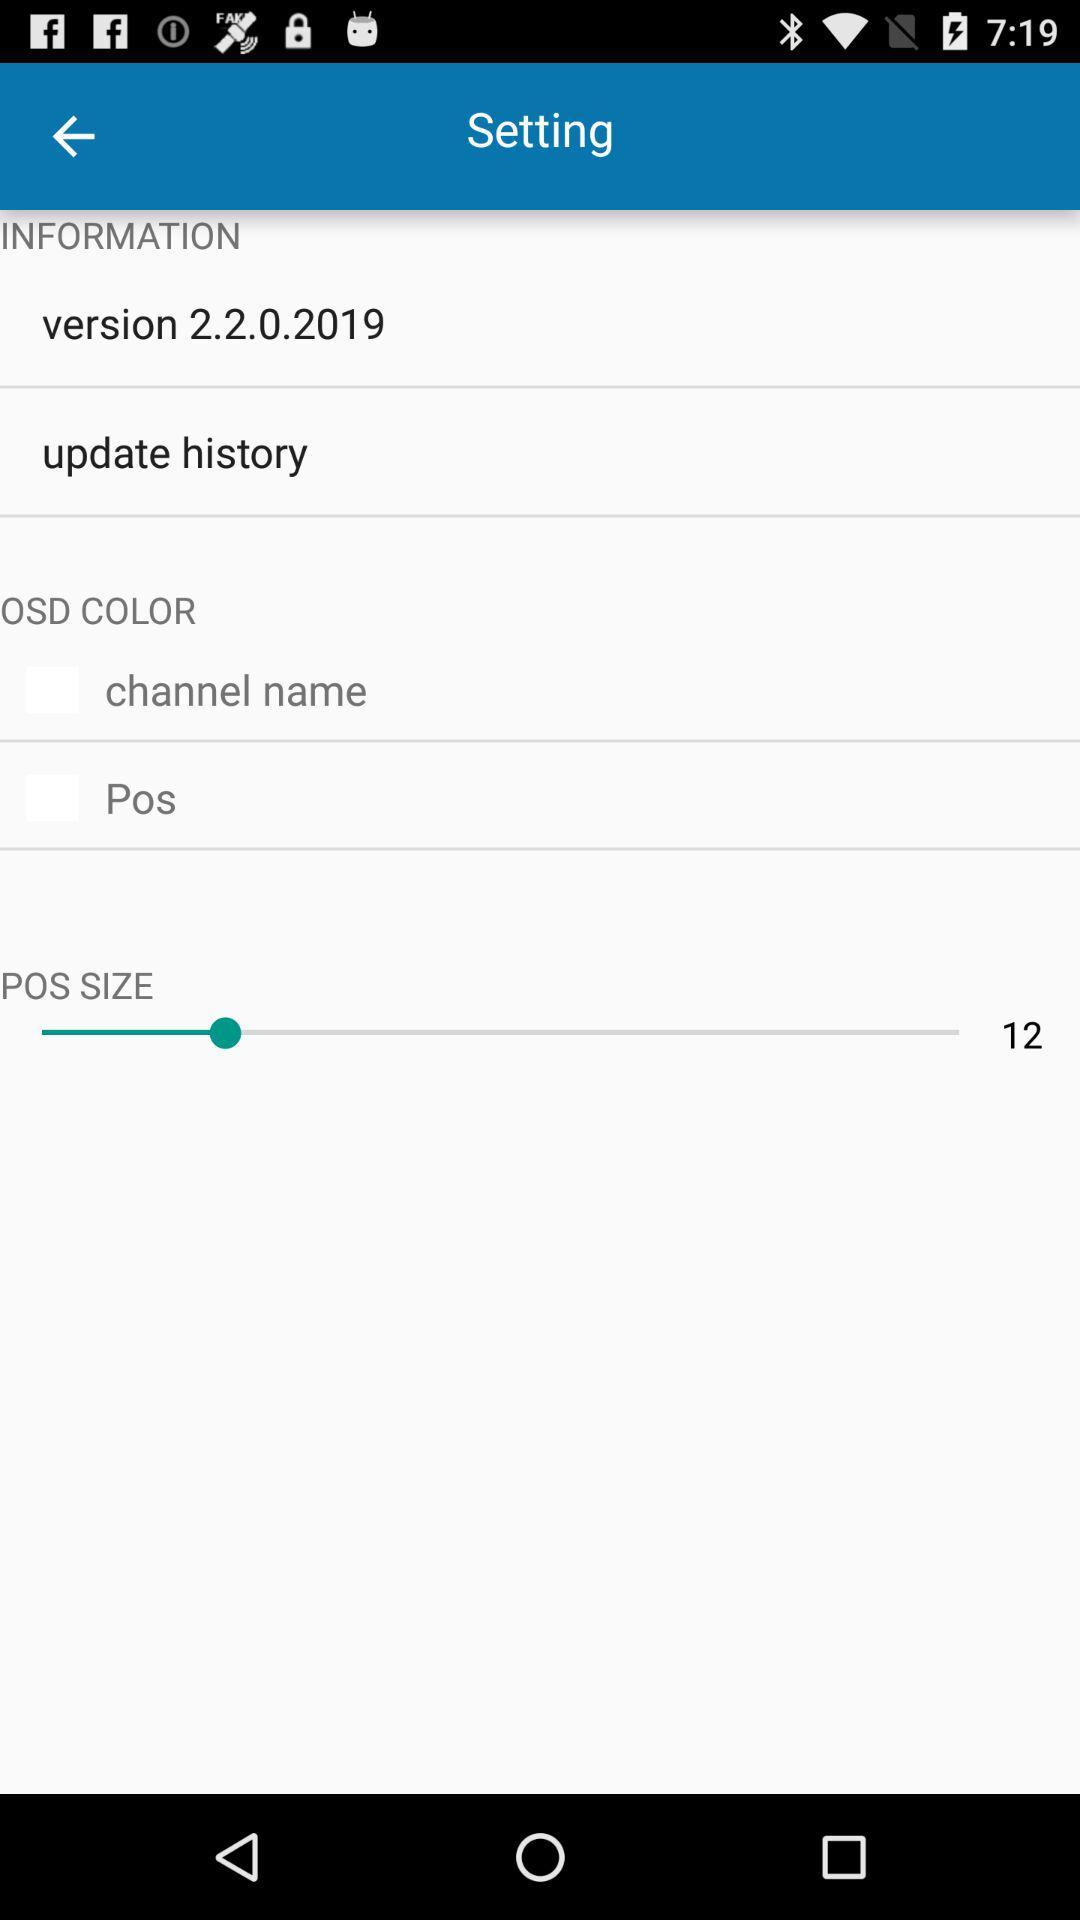 This screenshot has height=1920, width=1080. Describe the element at coordinates (540, 450) in the screenshot. I see `the icon below version 2 2 icon` at that location.